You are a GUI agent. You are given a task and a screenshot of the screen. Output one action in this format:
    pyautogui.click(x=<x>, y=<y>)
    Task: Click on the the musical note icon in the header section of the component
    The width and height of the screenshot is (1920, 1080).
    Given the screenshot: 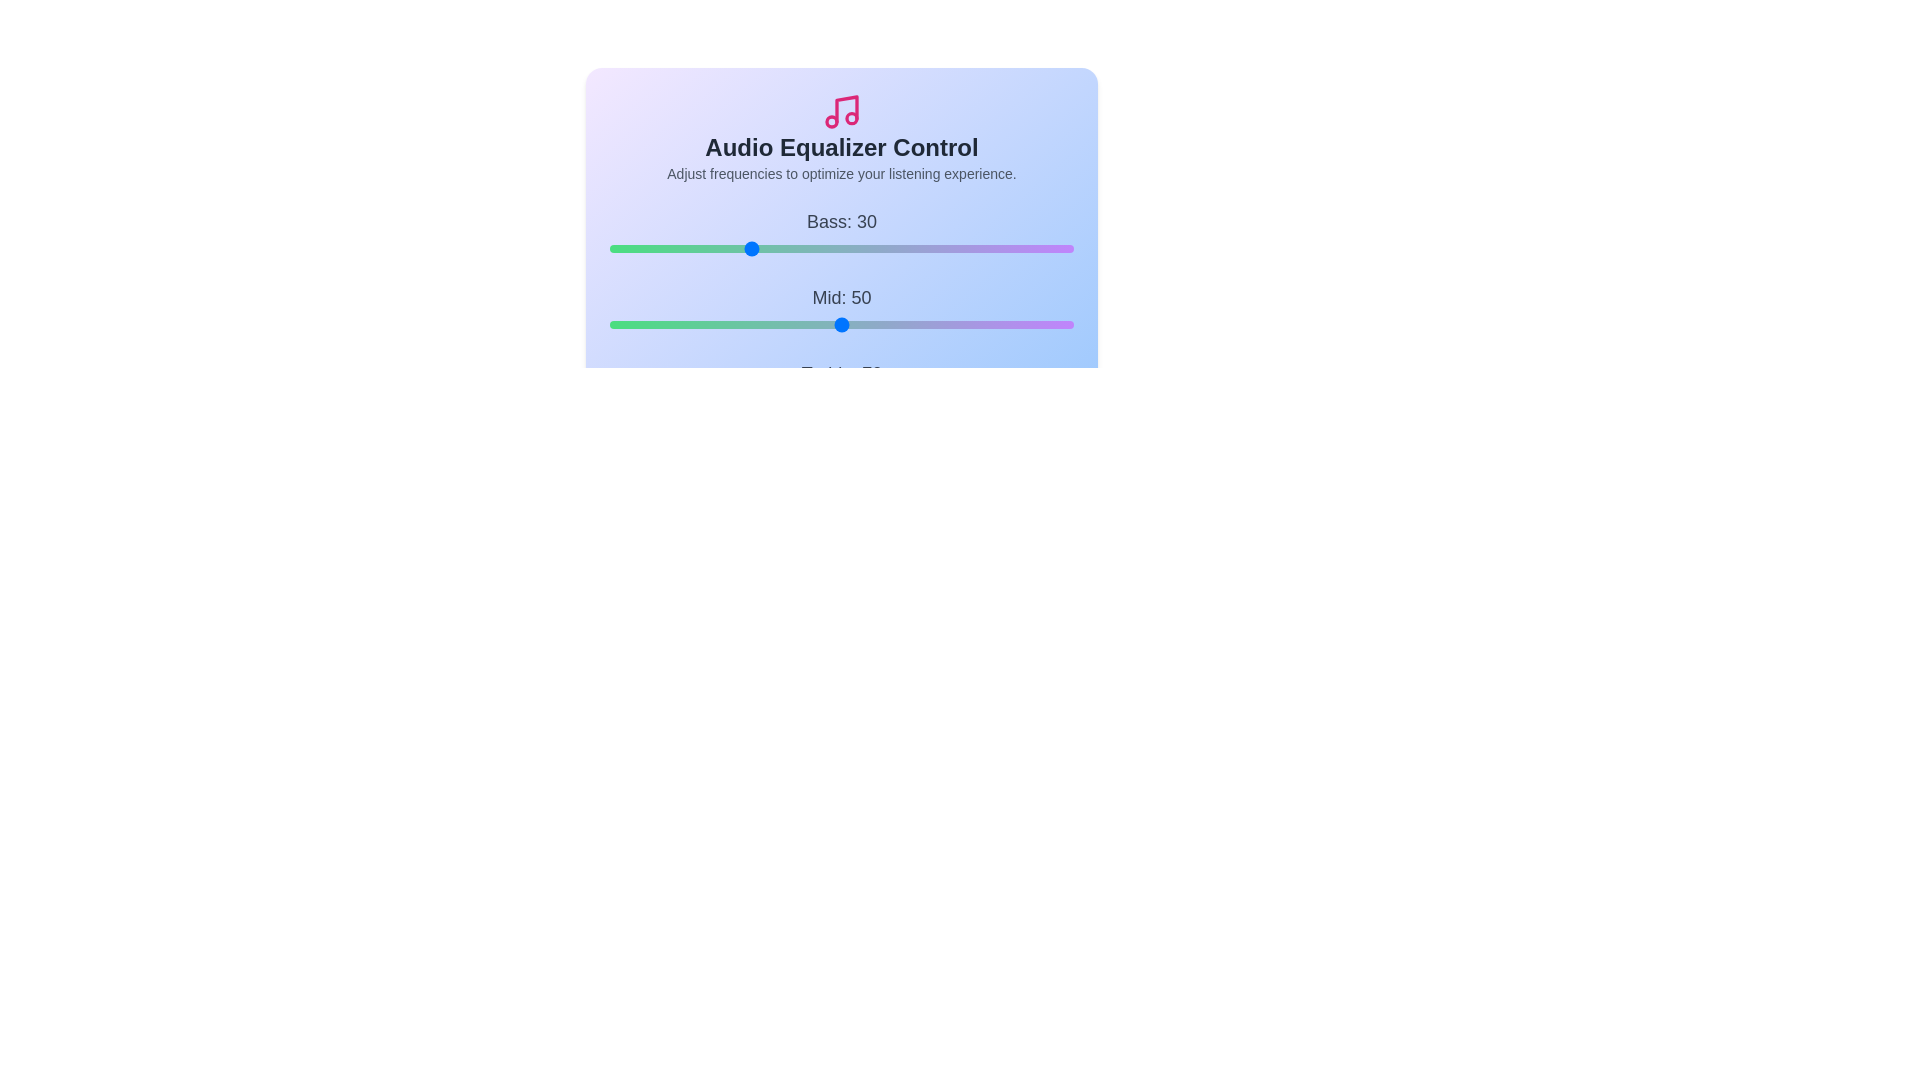 What is the action you would take?
    pyautogui.click(x=841, y=111)
    